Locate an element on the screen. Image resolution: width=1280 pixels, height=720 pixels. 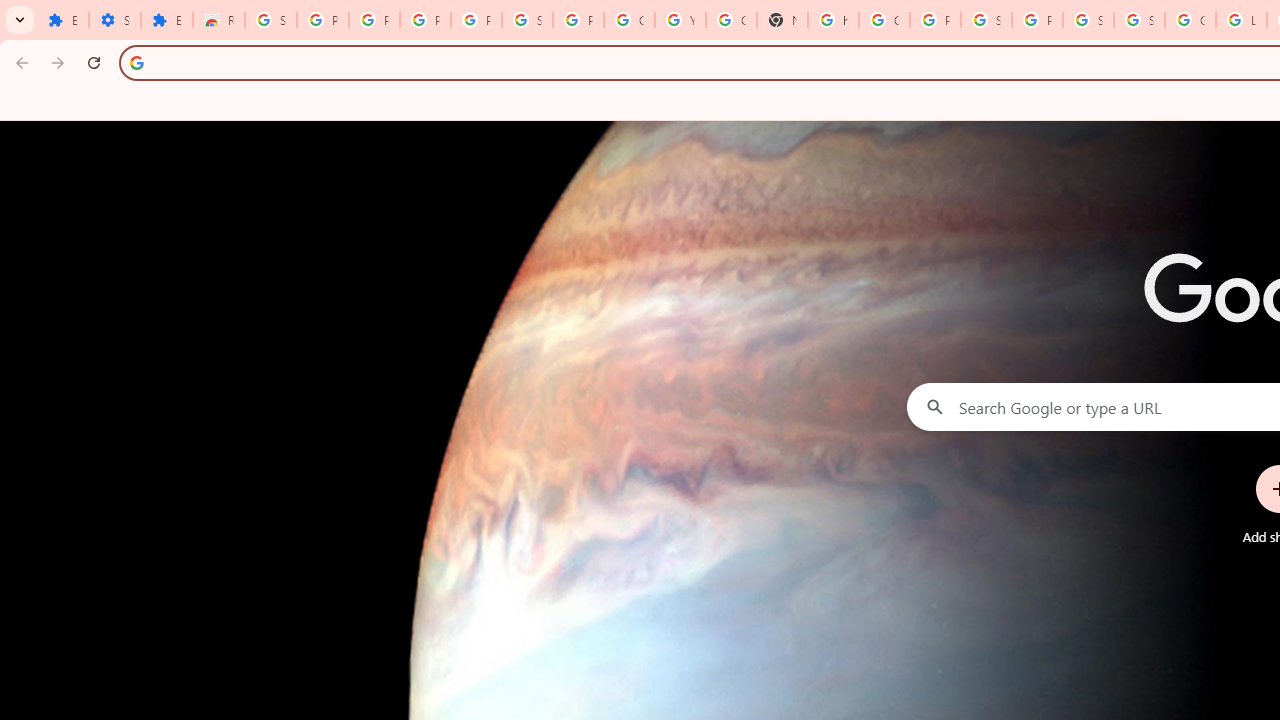
'New Tab' is located at coordinates (781, 20).